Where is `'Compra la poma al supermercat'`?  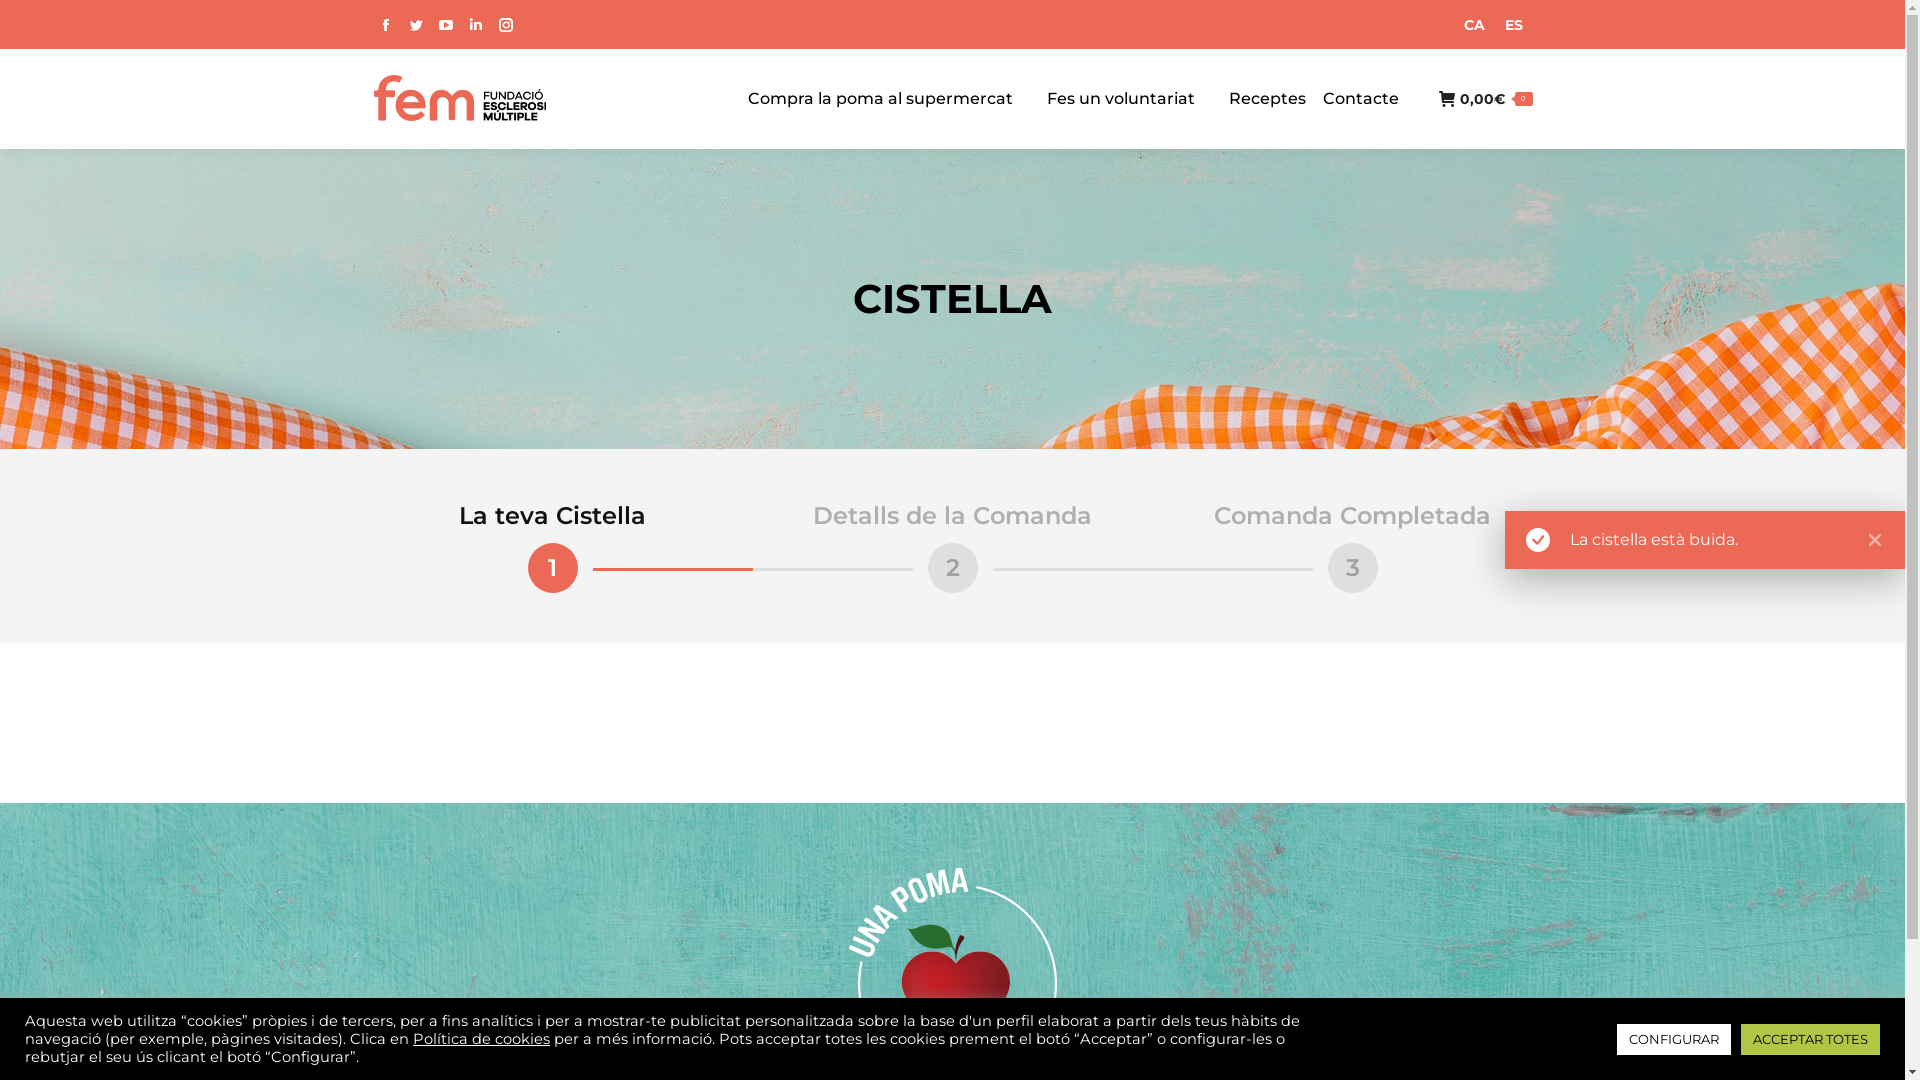
'Compra la poma al supermercat' is located at coordinates (880, 99).